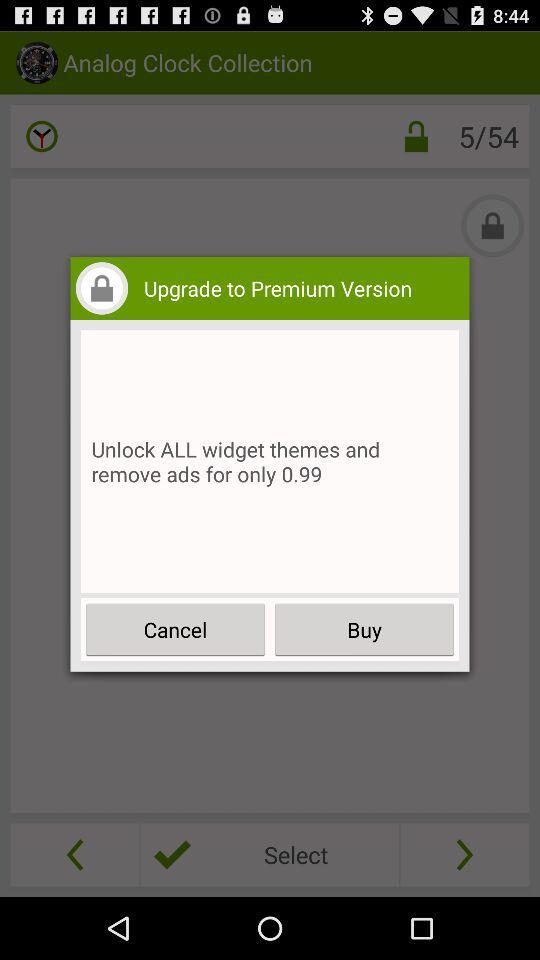 The height and width of the screenshot is (960, 540). I want to click on cancel, so click(175, 628).